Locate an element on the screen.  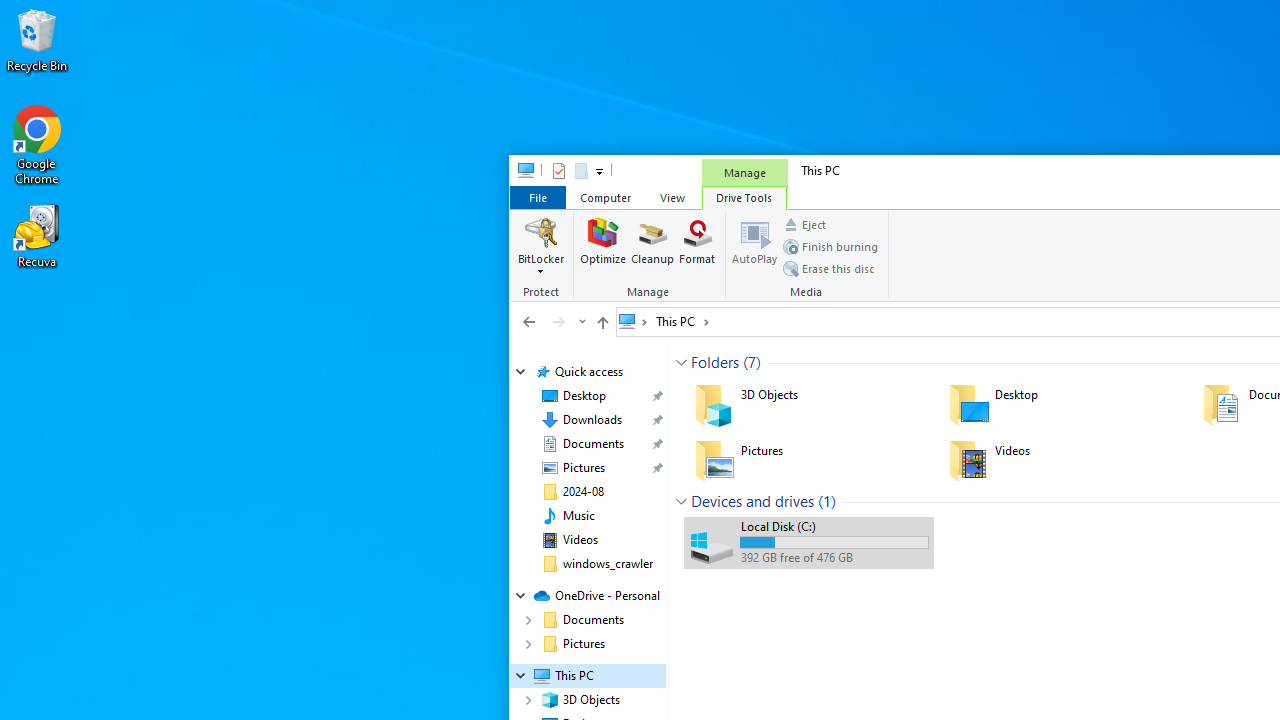
'Quick Access Toolbar' is located at coordinates (568, 170).